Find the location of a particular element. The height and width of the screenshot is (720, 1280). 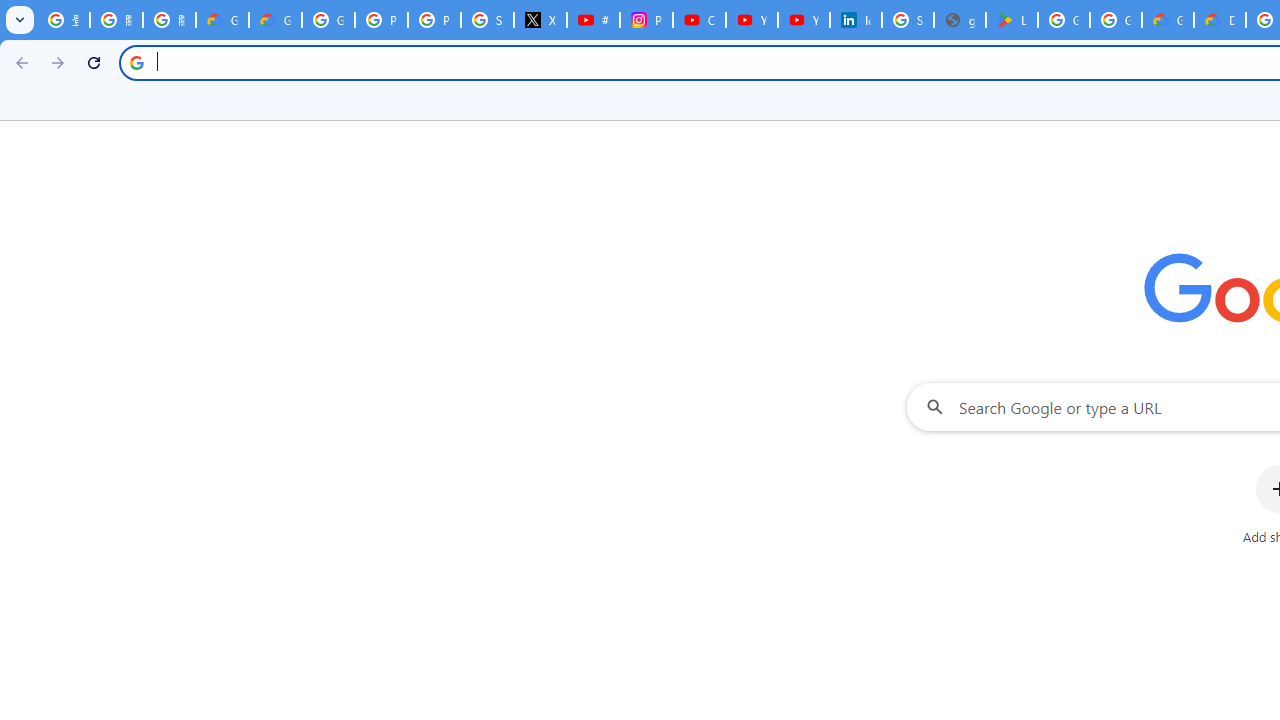

'Last Shelter: Survival - Apps on Google Play' is located at coordinates (1011, 20).